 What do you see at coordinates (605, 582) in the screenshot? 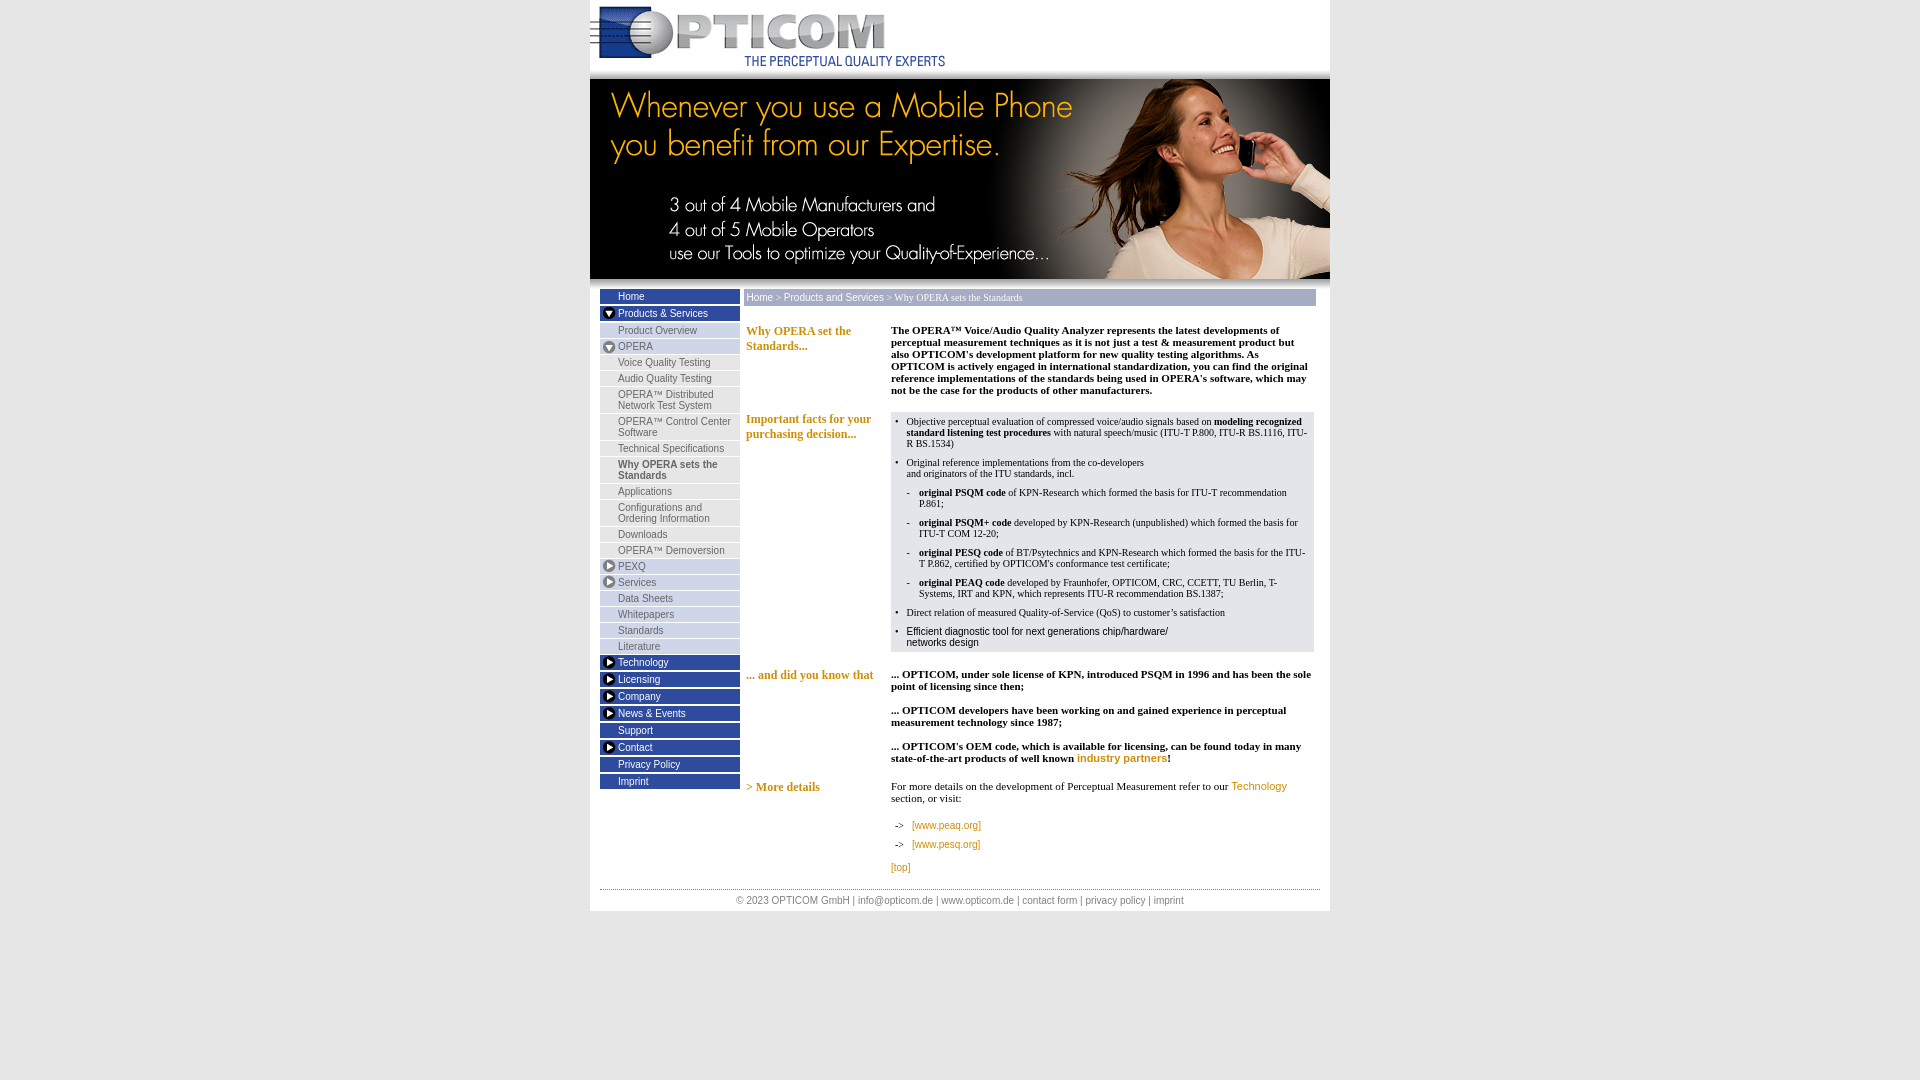
I see `'Services'` at bounding box center [605, 582].